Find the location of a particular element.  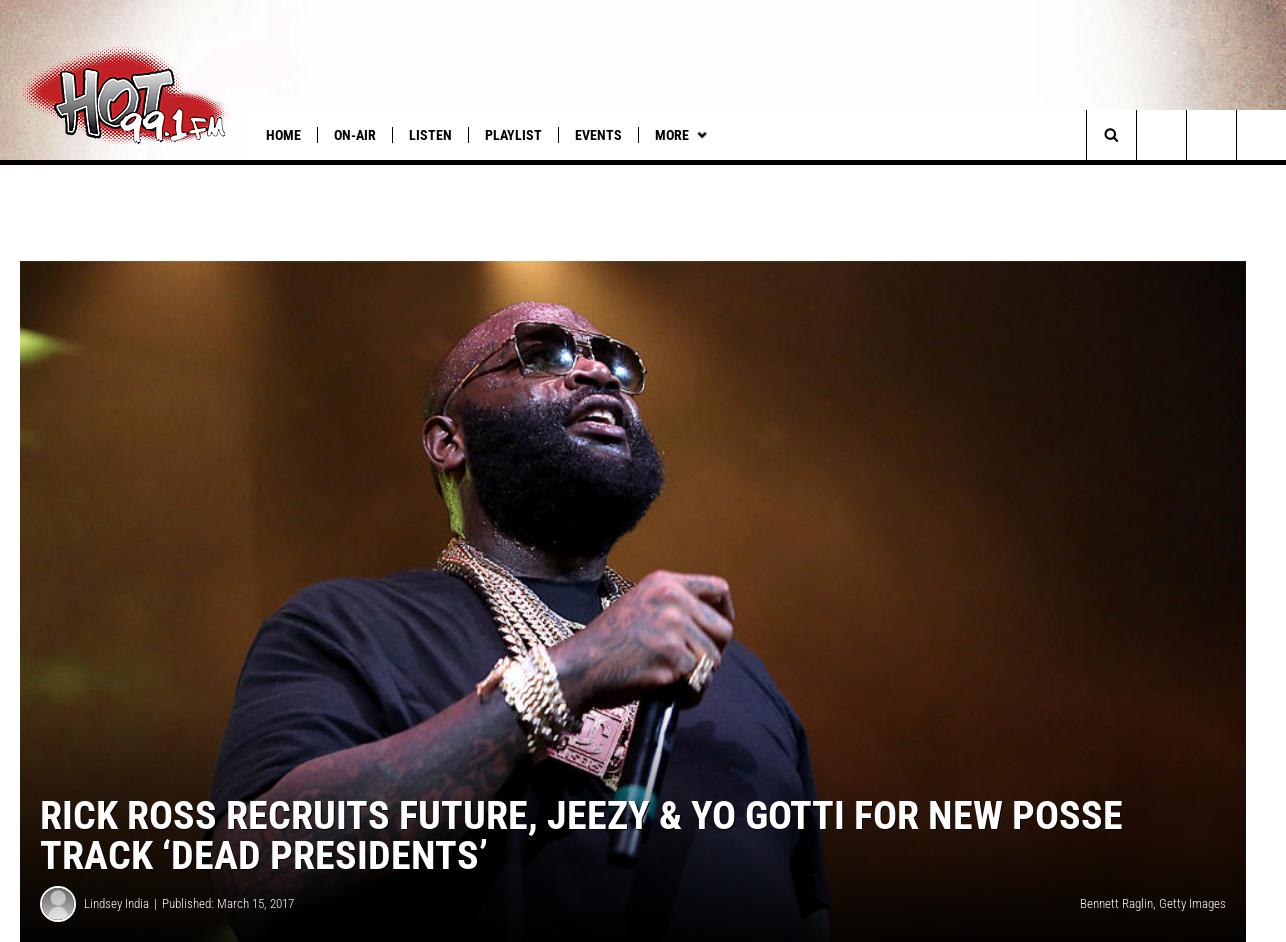

'What's Hot' is located at coordinates (51, 174).